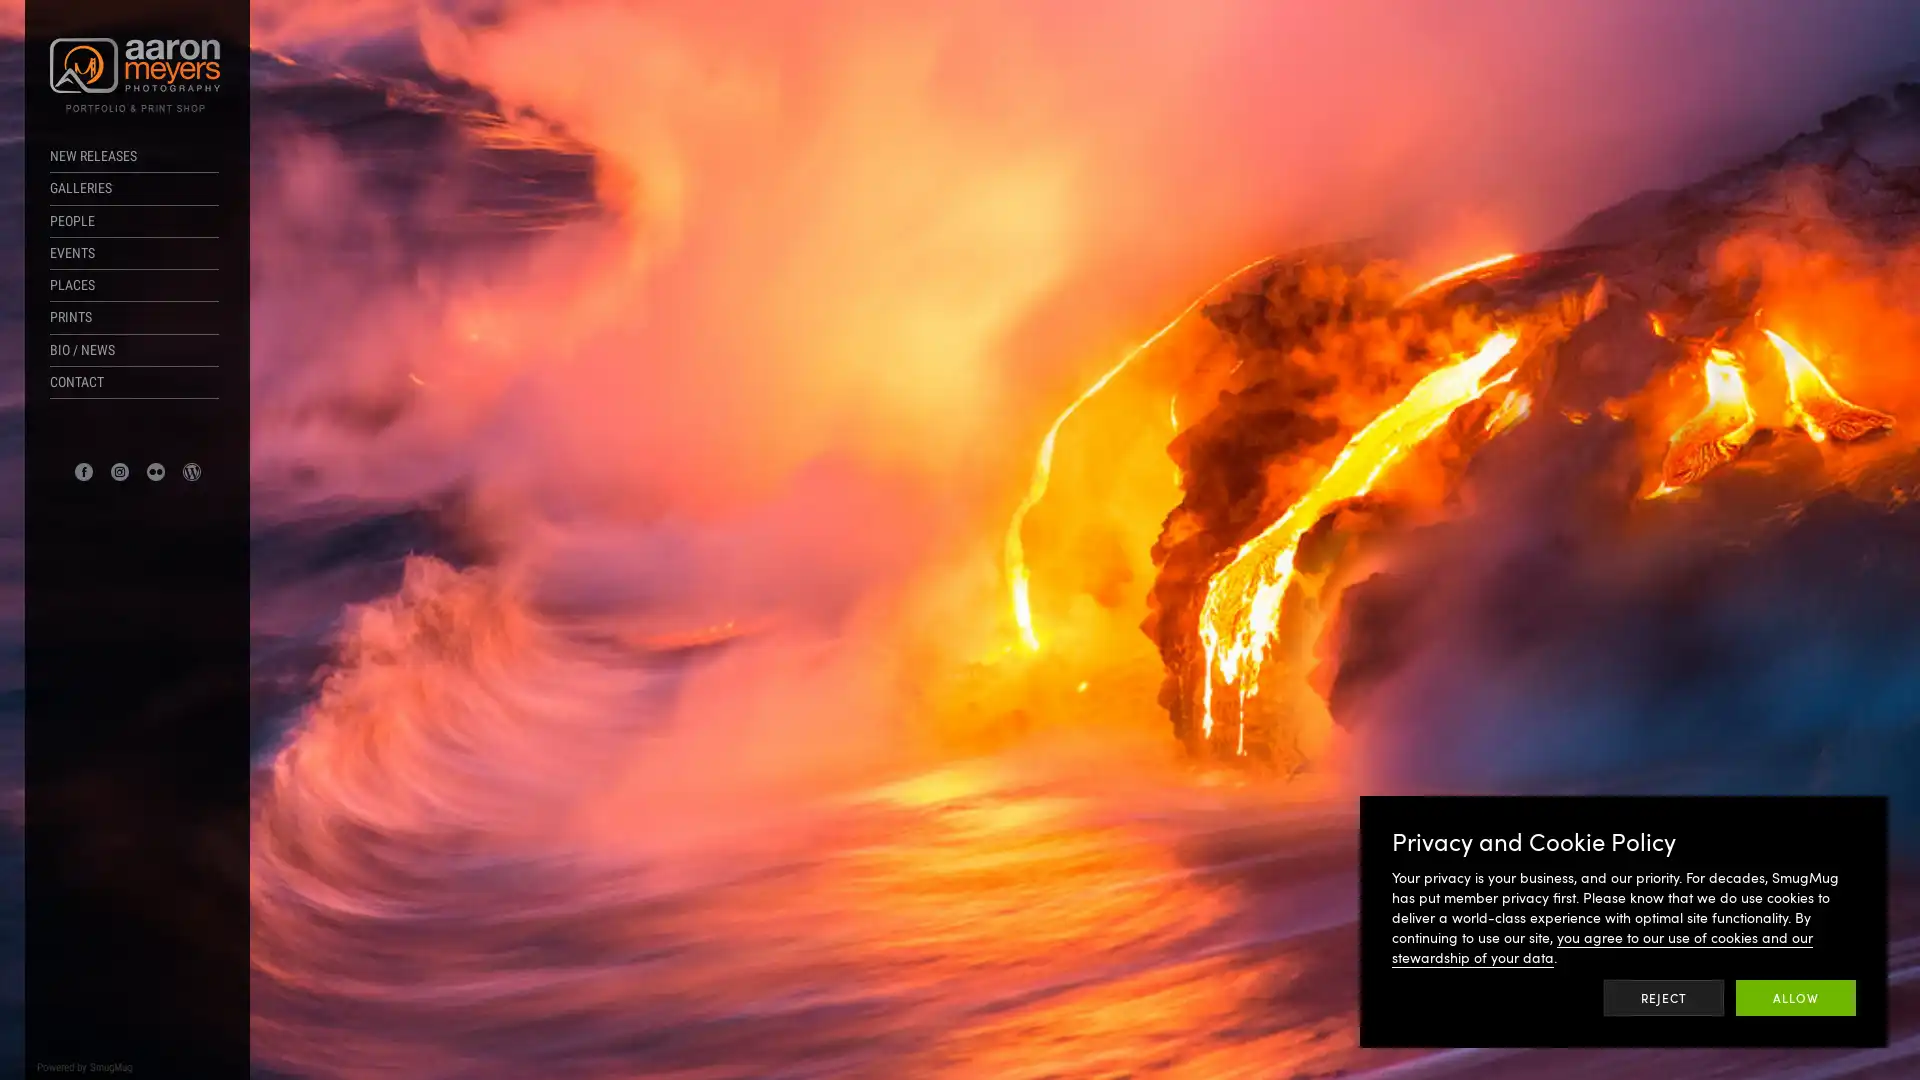 The height and width of the screenshot is (1080, 1920). I want to click on REJECT, so click(1664, 998).